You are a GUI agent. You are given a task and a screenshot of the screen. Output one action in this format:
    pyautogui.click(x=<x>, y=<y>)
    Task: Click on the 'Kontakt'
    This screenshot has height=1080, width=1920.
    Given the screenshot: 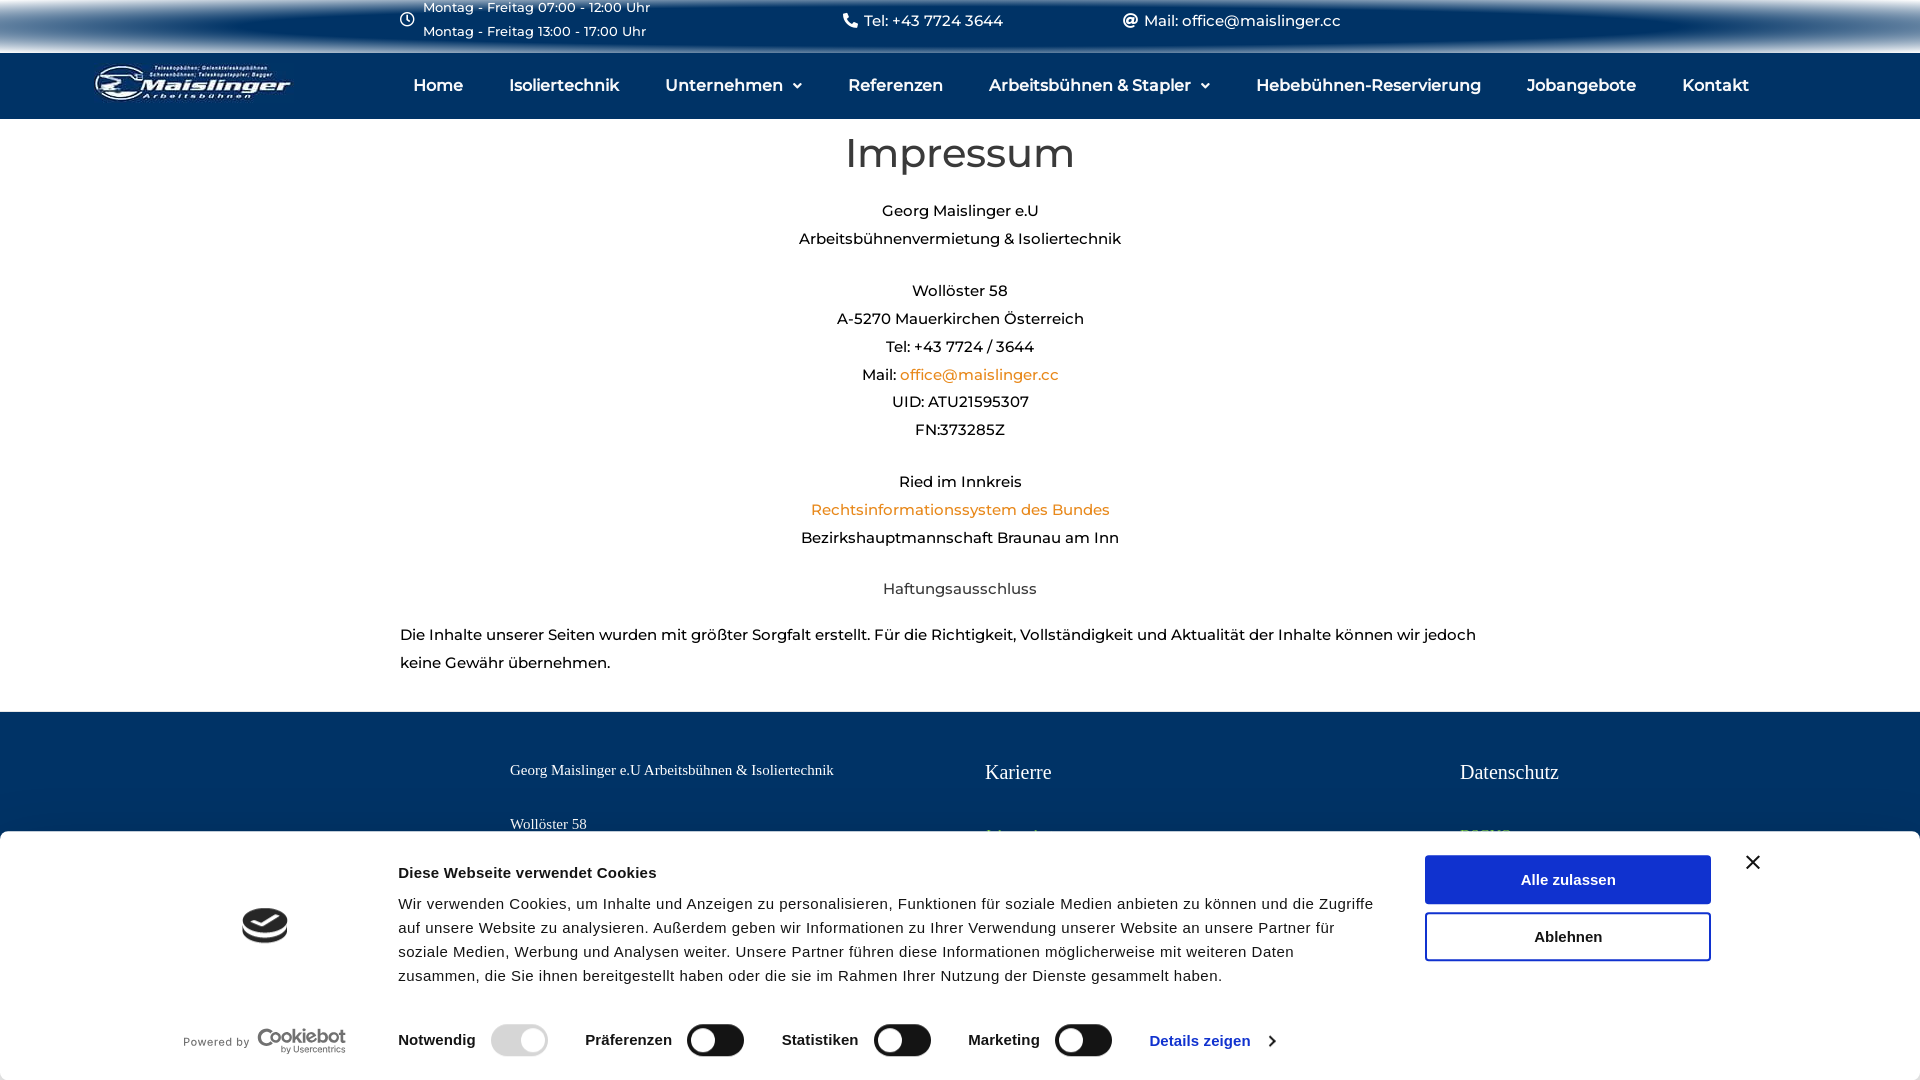 What is the action you would take?
    pyautogui.click(x=1714, y=84)
    